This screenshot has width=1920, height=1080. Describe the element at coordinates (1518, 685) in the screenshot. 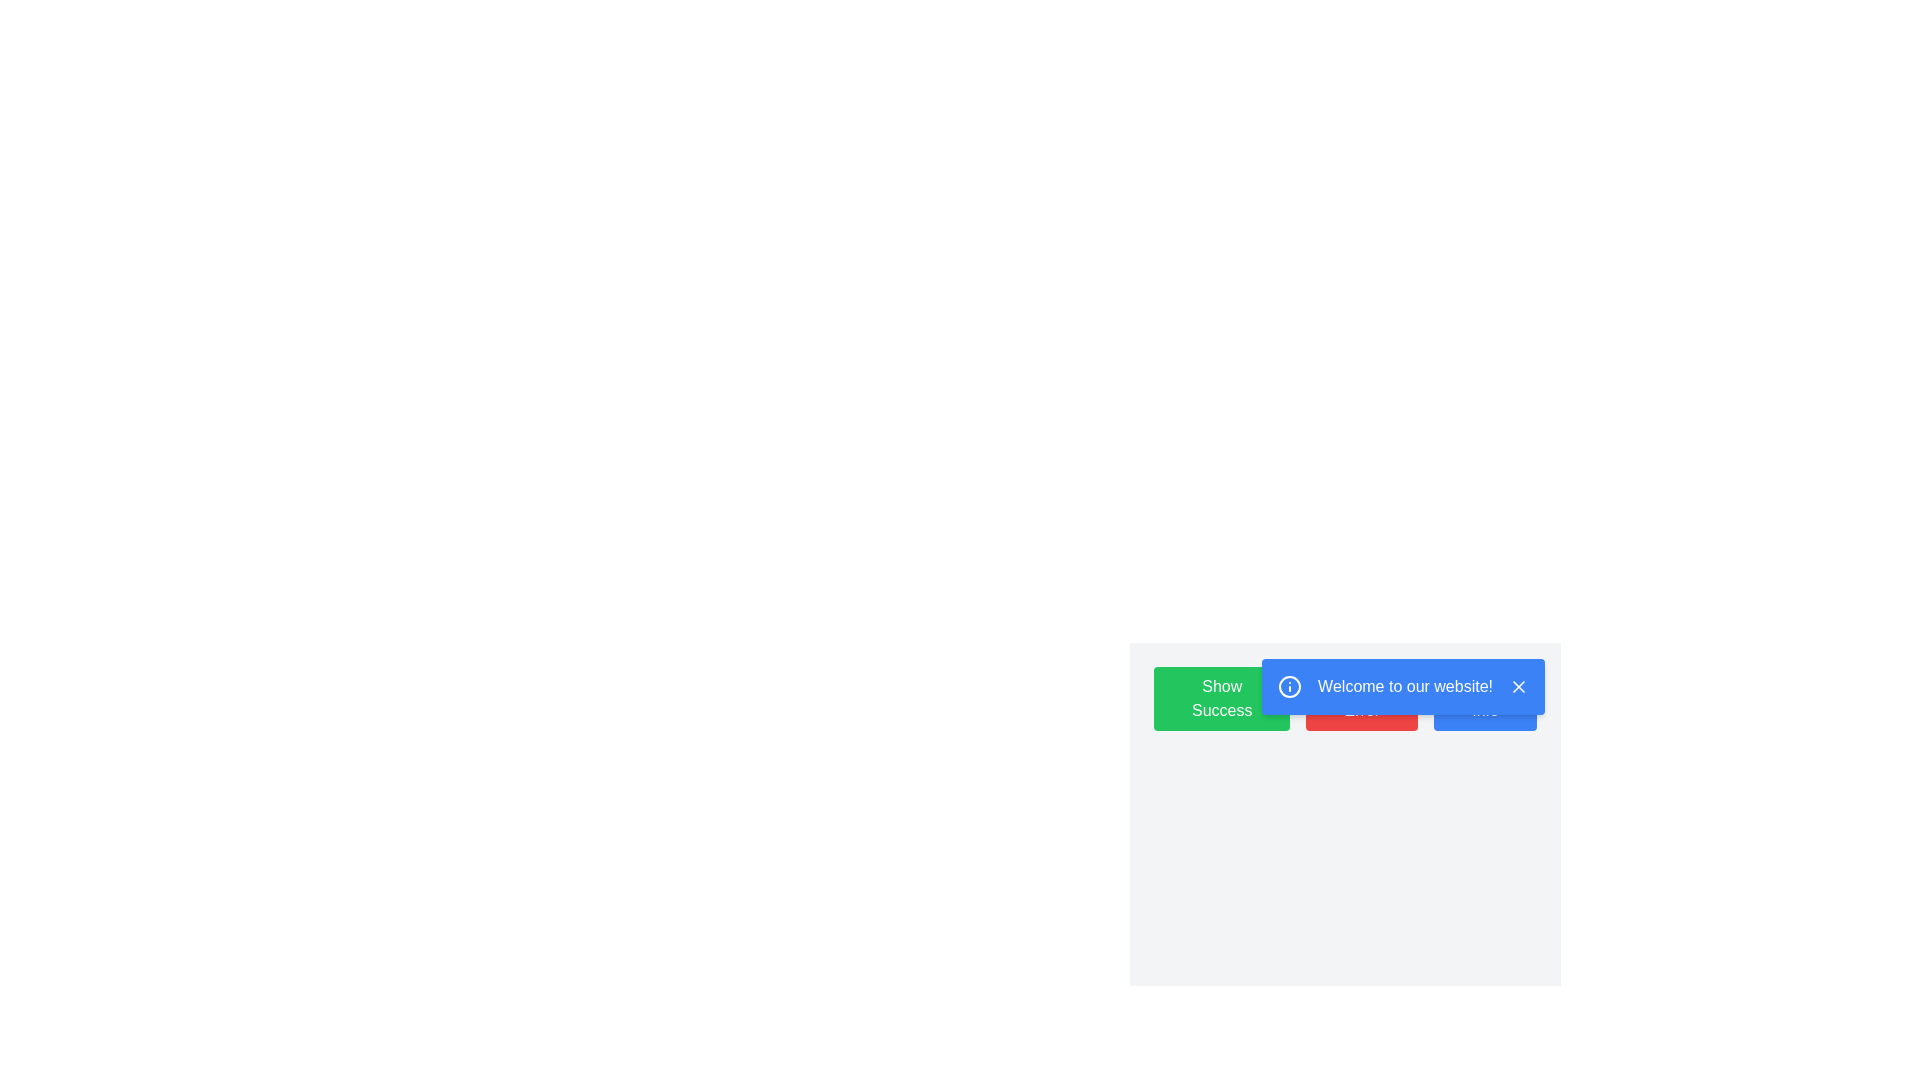

I see `the Close button, which is a small cross symbol implemented as an SVG graphic located at the top-right corner of a popup or notification box` at that location.